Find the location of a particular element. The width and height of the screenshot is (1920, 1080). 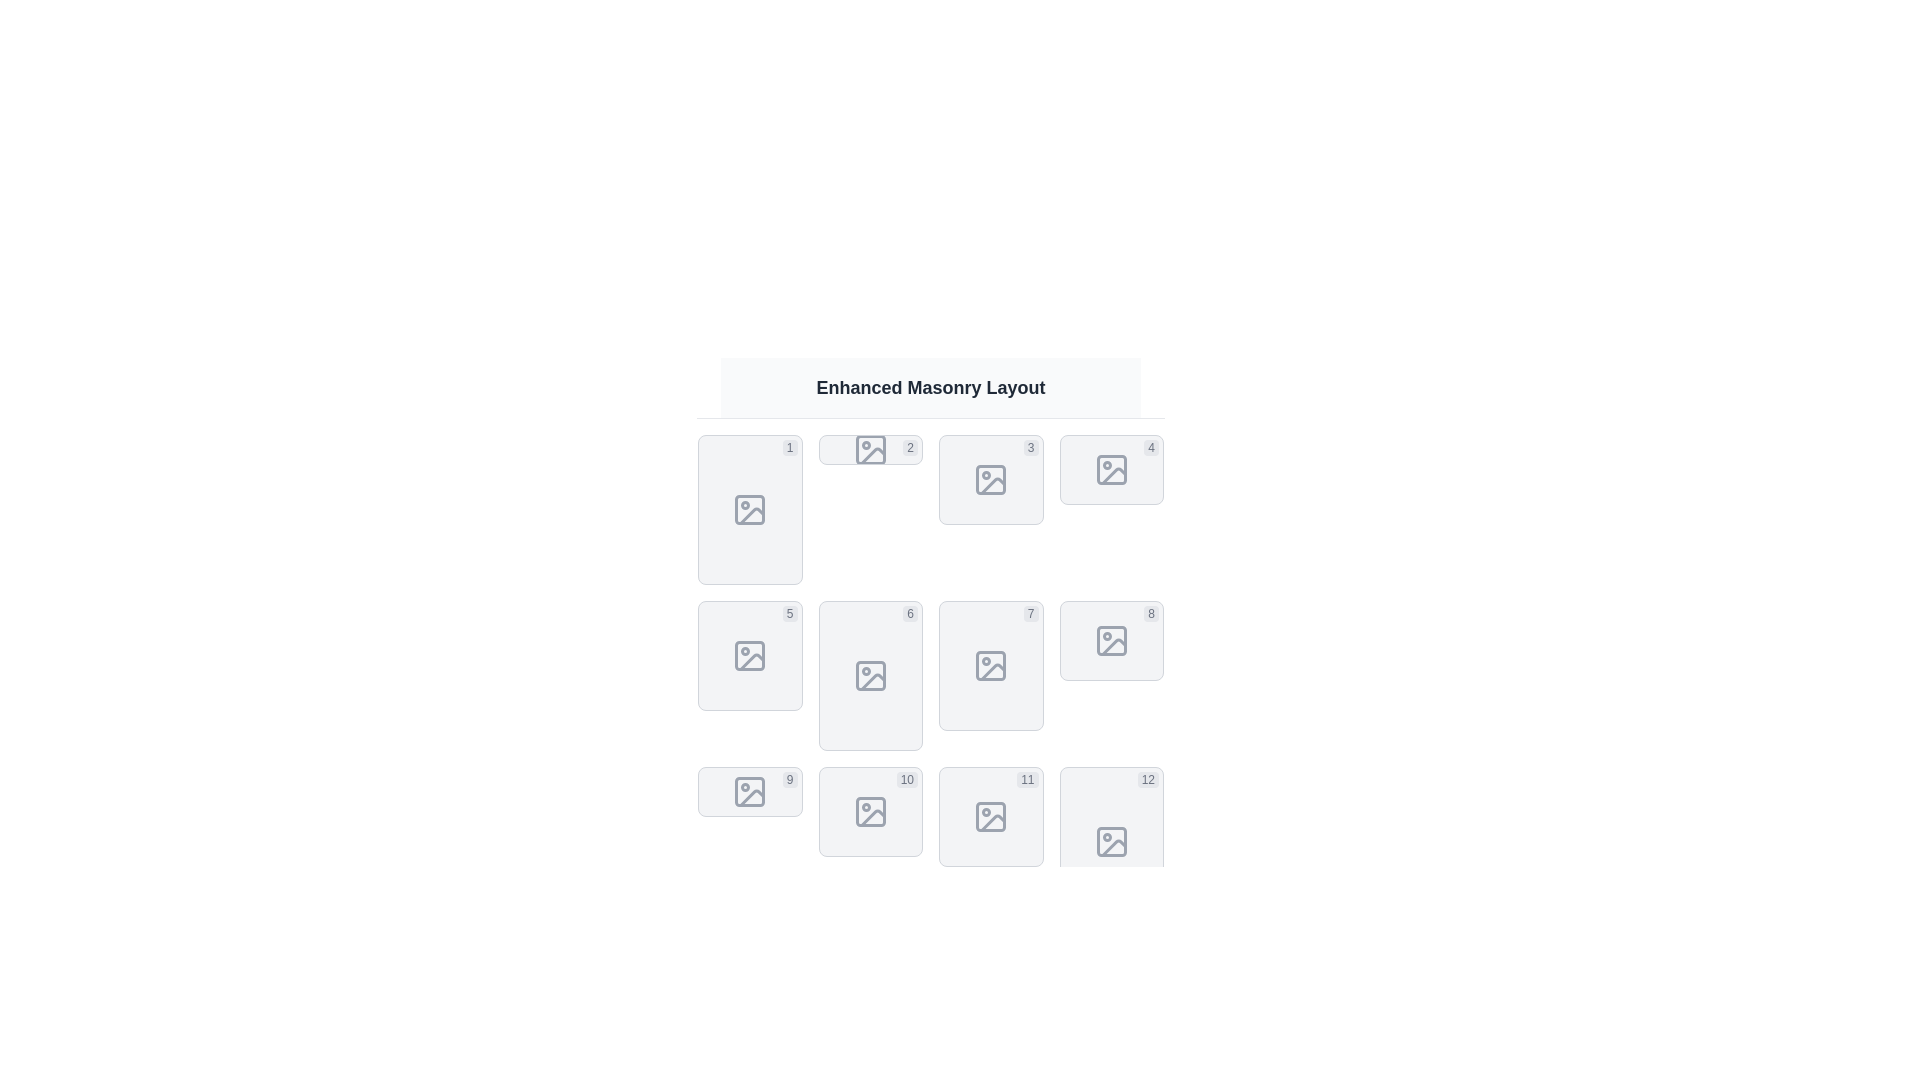

the largest square element within the SVG icon located in the 8th card of the masonry layout, specifically in the second row's fourth column is located at coordinates (1110, 640).